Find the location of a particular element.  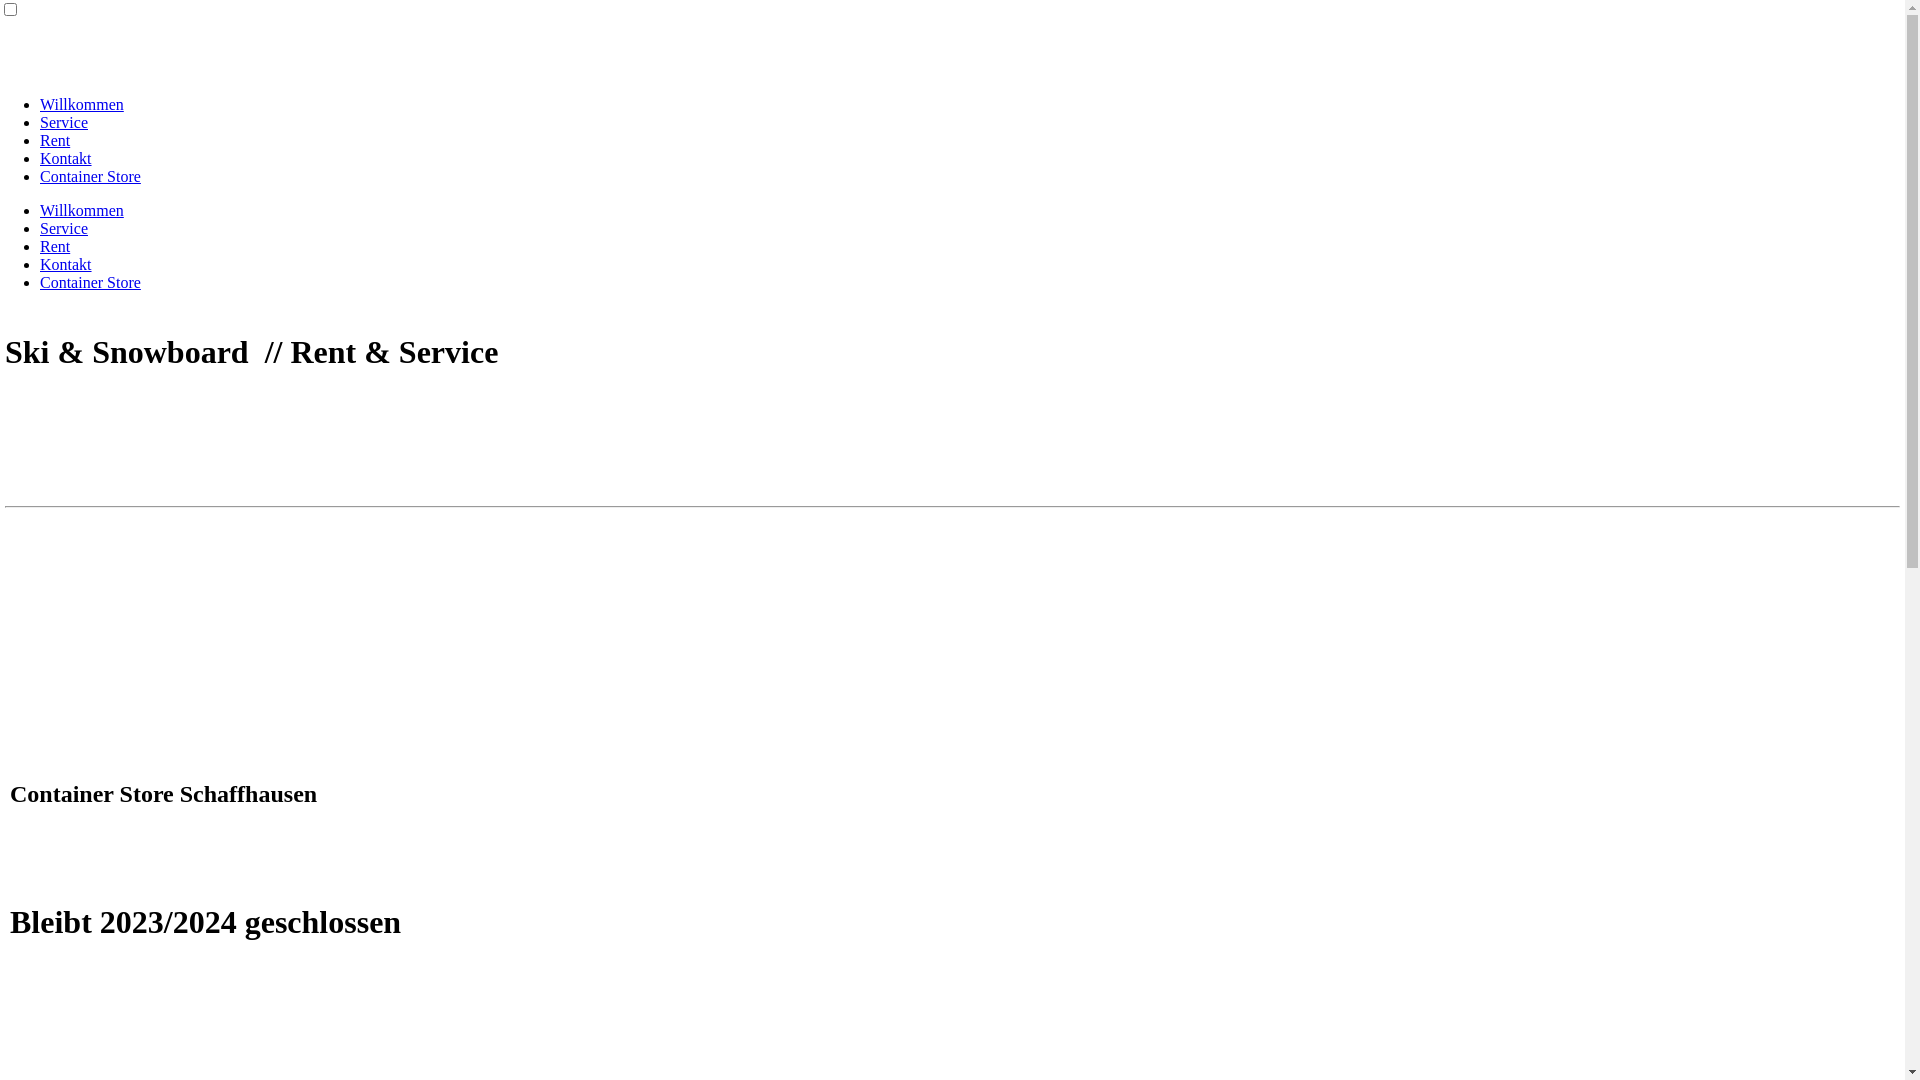

'Rent' is located at coordinates (54, 245).